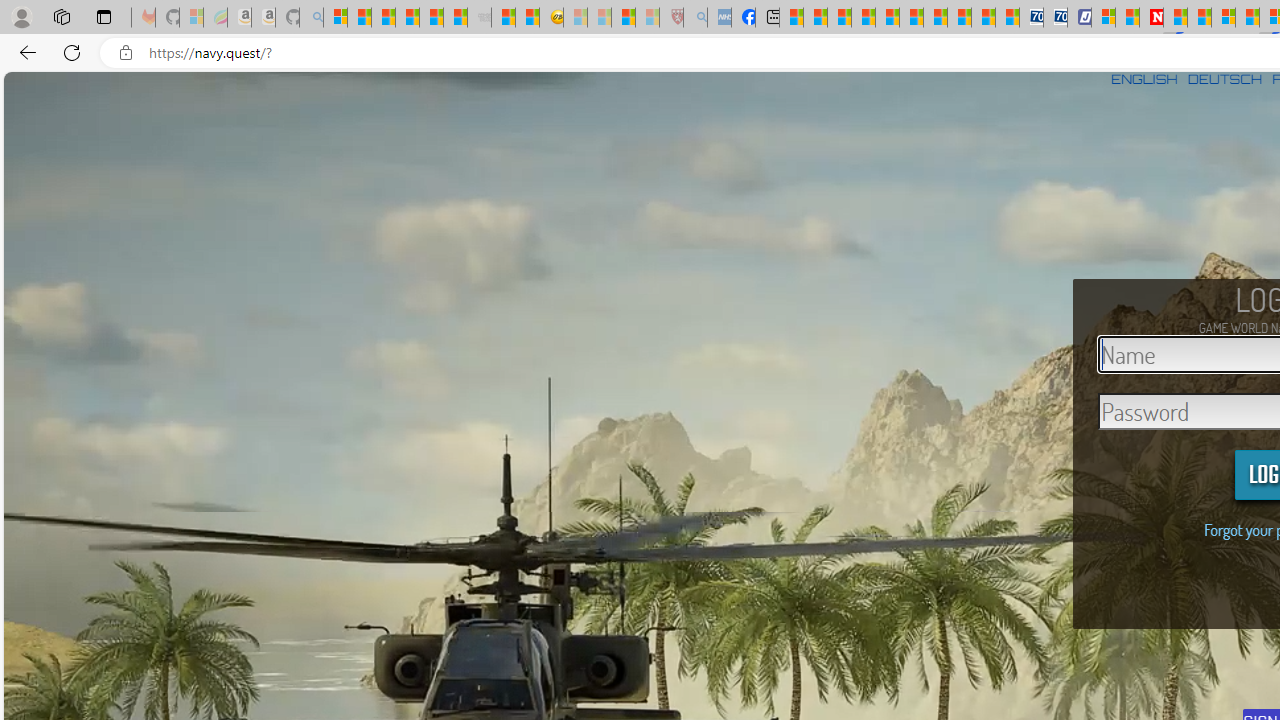 This screenshot has width=1280, height=720. Describe the element at coordinates (1144, 78) in the screenshot. I see `'ENGLISH'` at that location.